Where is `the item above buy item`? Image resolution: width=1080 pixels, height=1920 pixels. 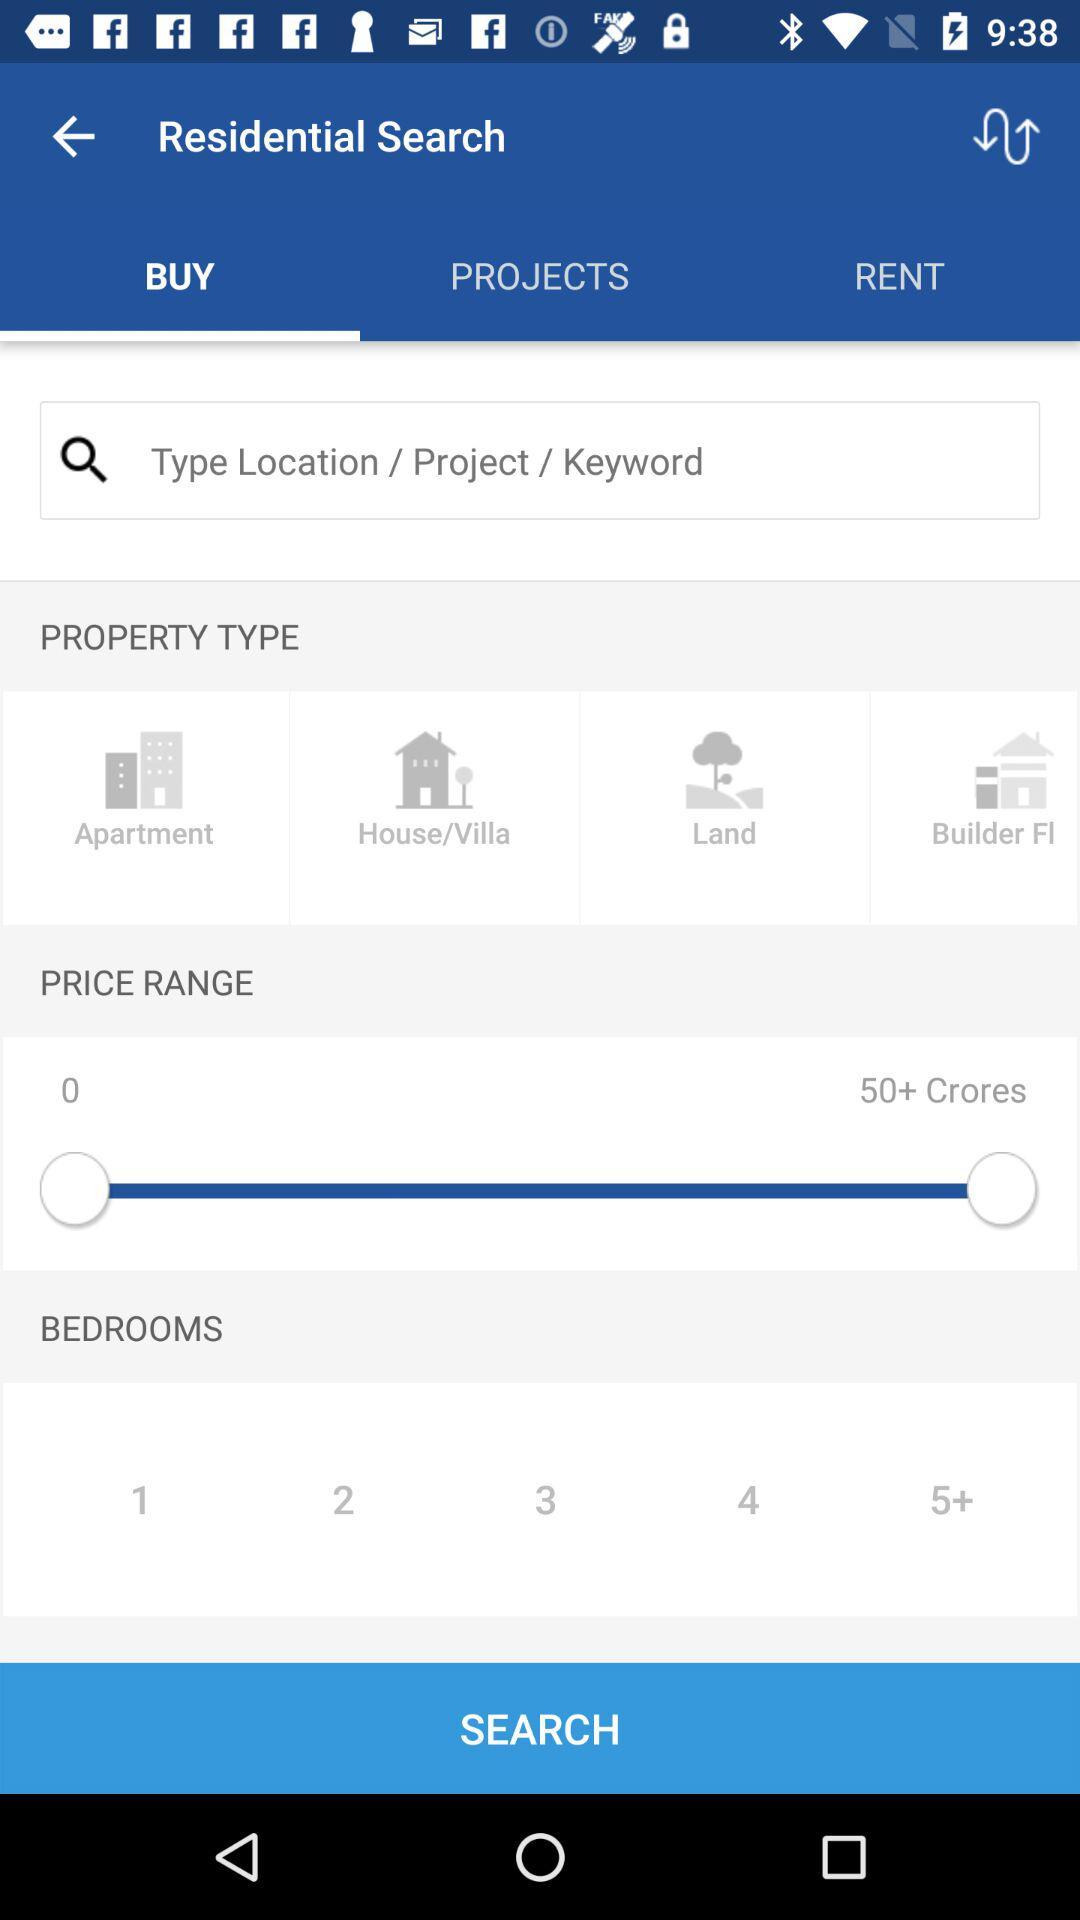 the item above buy item is located at coordinates (72, 135).